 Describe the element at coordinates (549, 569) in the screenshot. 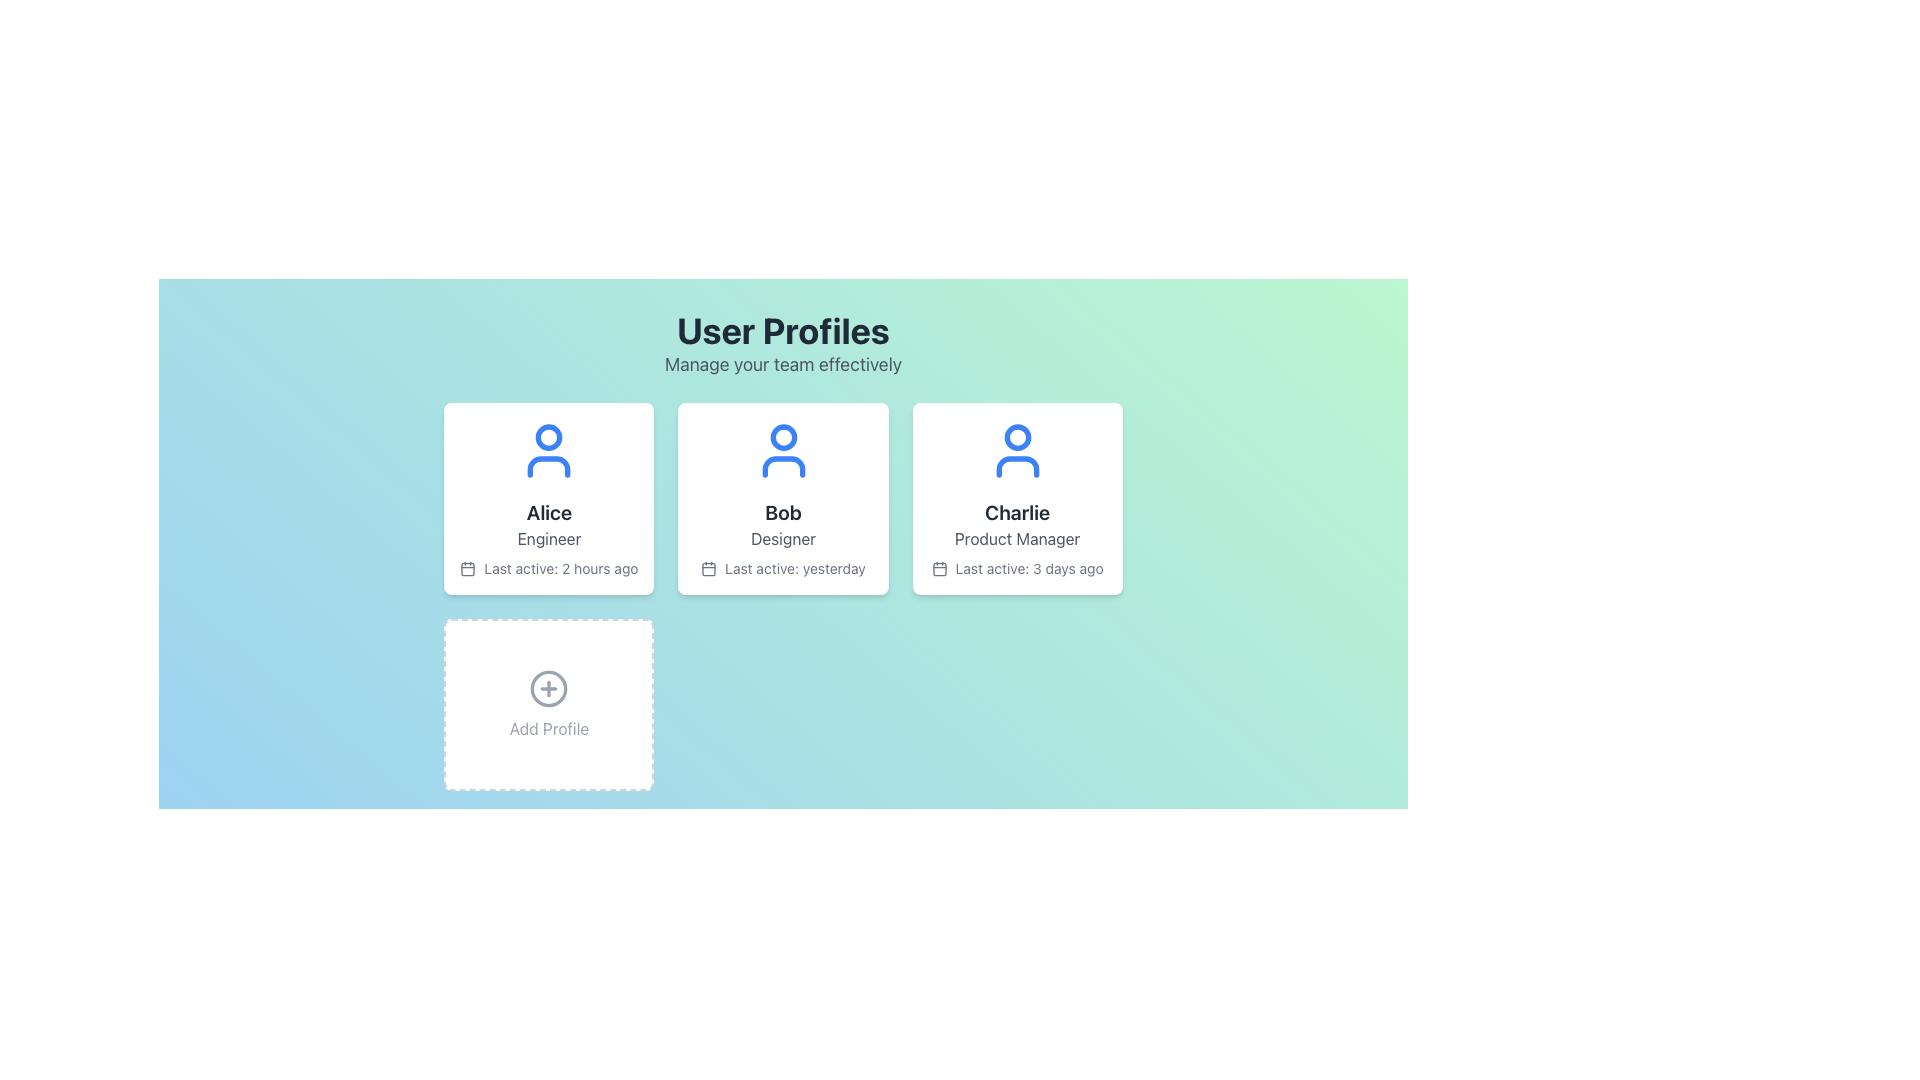

I see `the informational element displaying 'Last active: 2 hours ago' with a calendar icon, located in the bottom section of Alice's profile card` at that location.